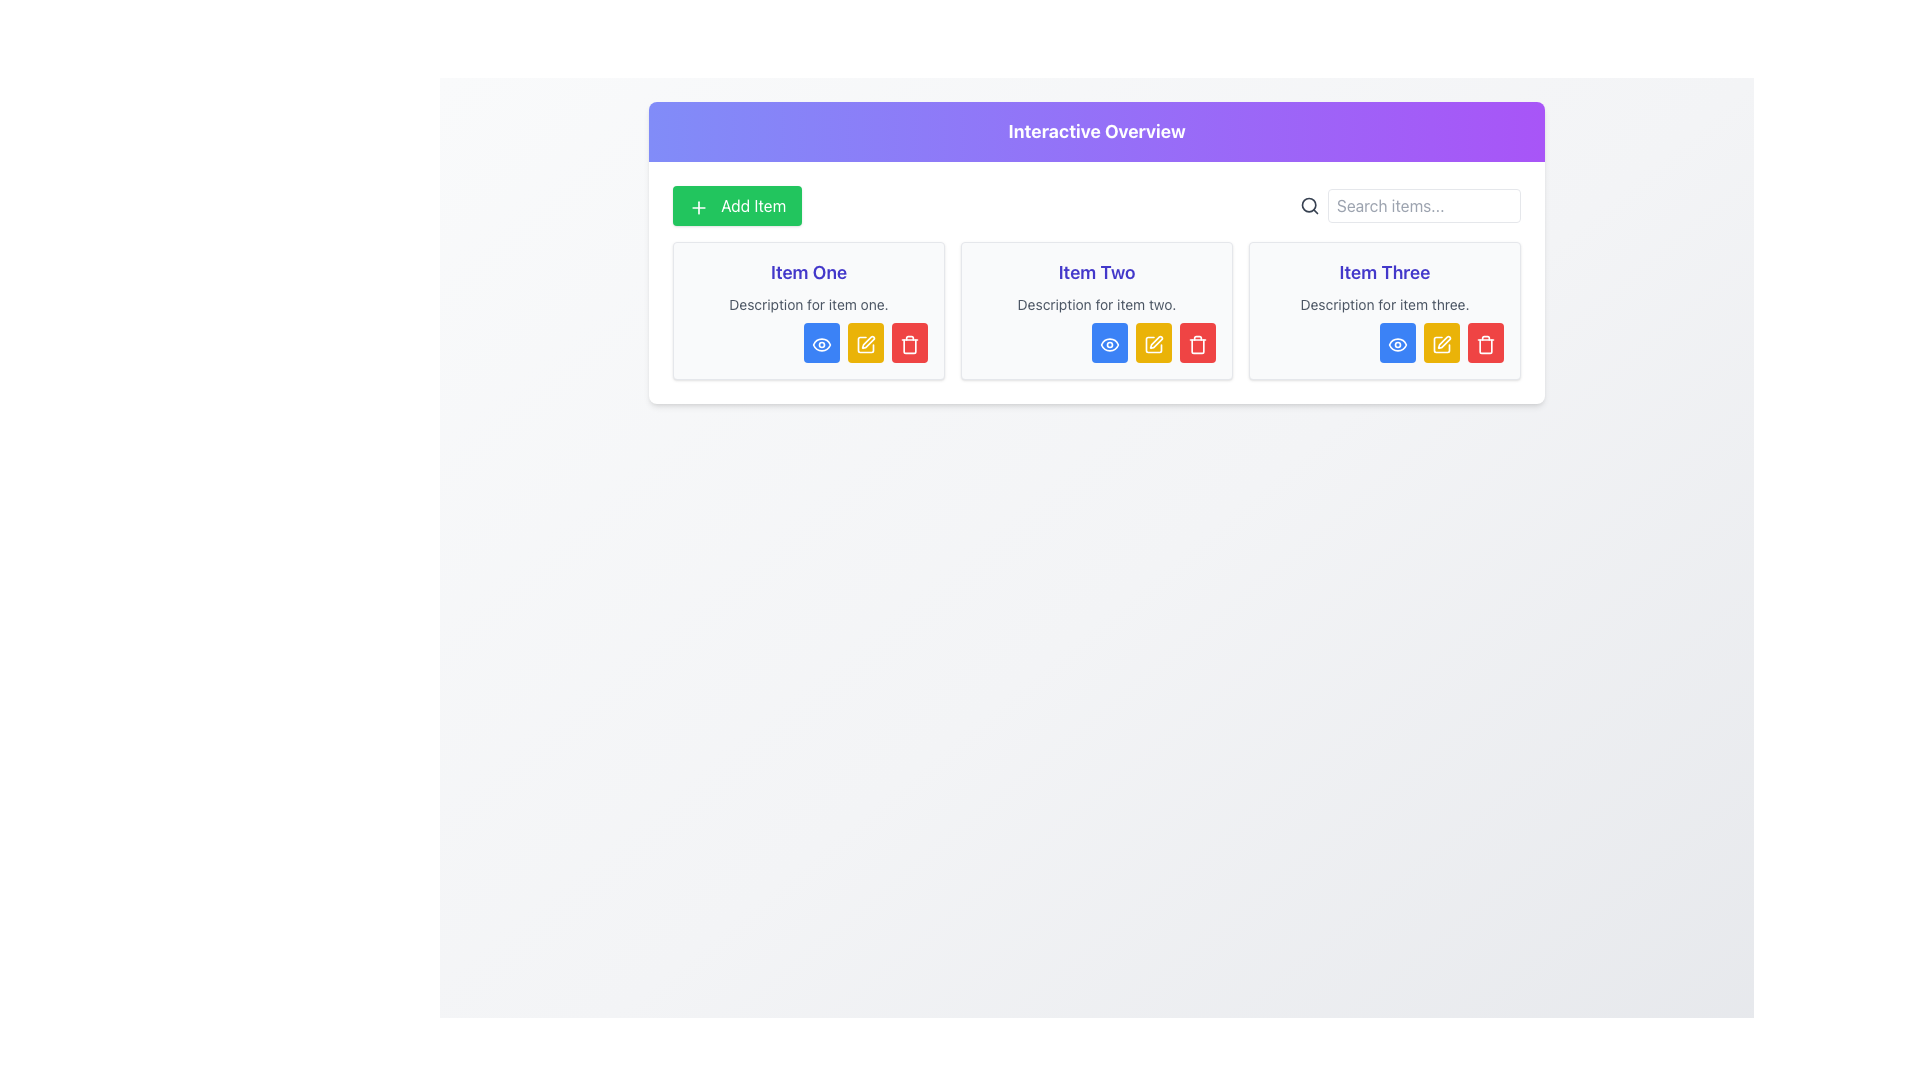 This screenshot has width=1920, height=1080. What do you see at coordinates (1486, 342) in the screenshot?
I see `the small red button with a white trash can icon located in the bottom right corner of the card titled 'Item Three'` at bounding box center [1486, 342].